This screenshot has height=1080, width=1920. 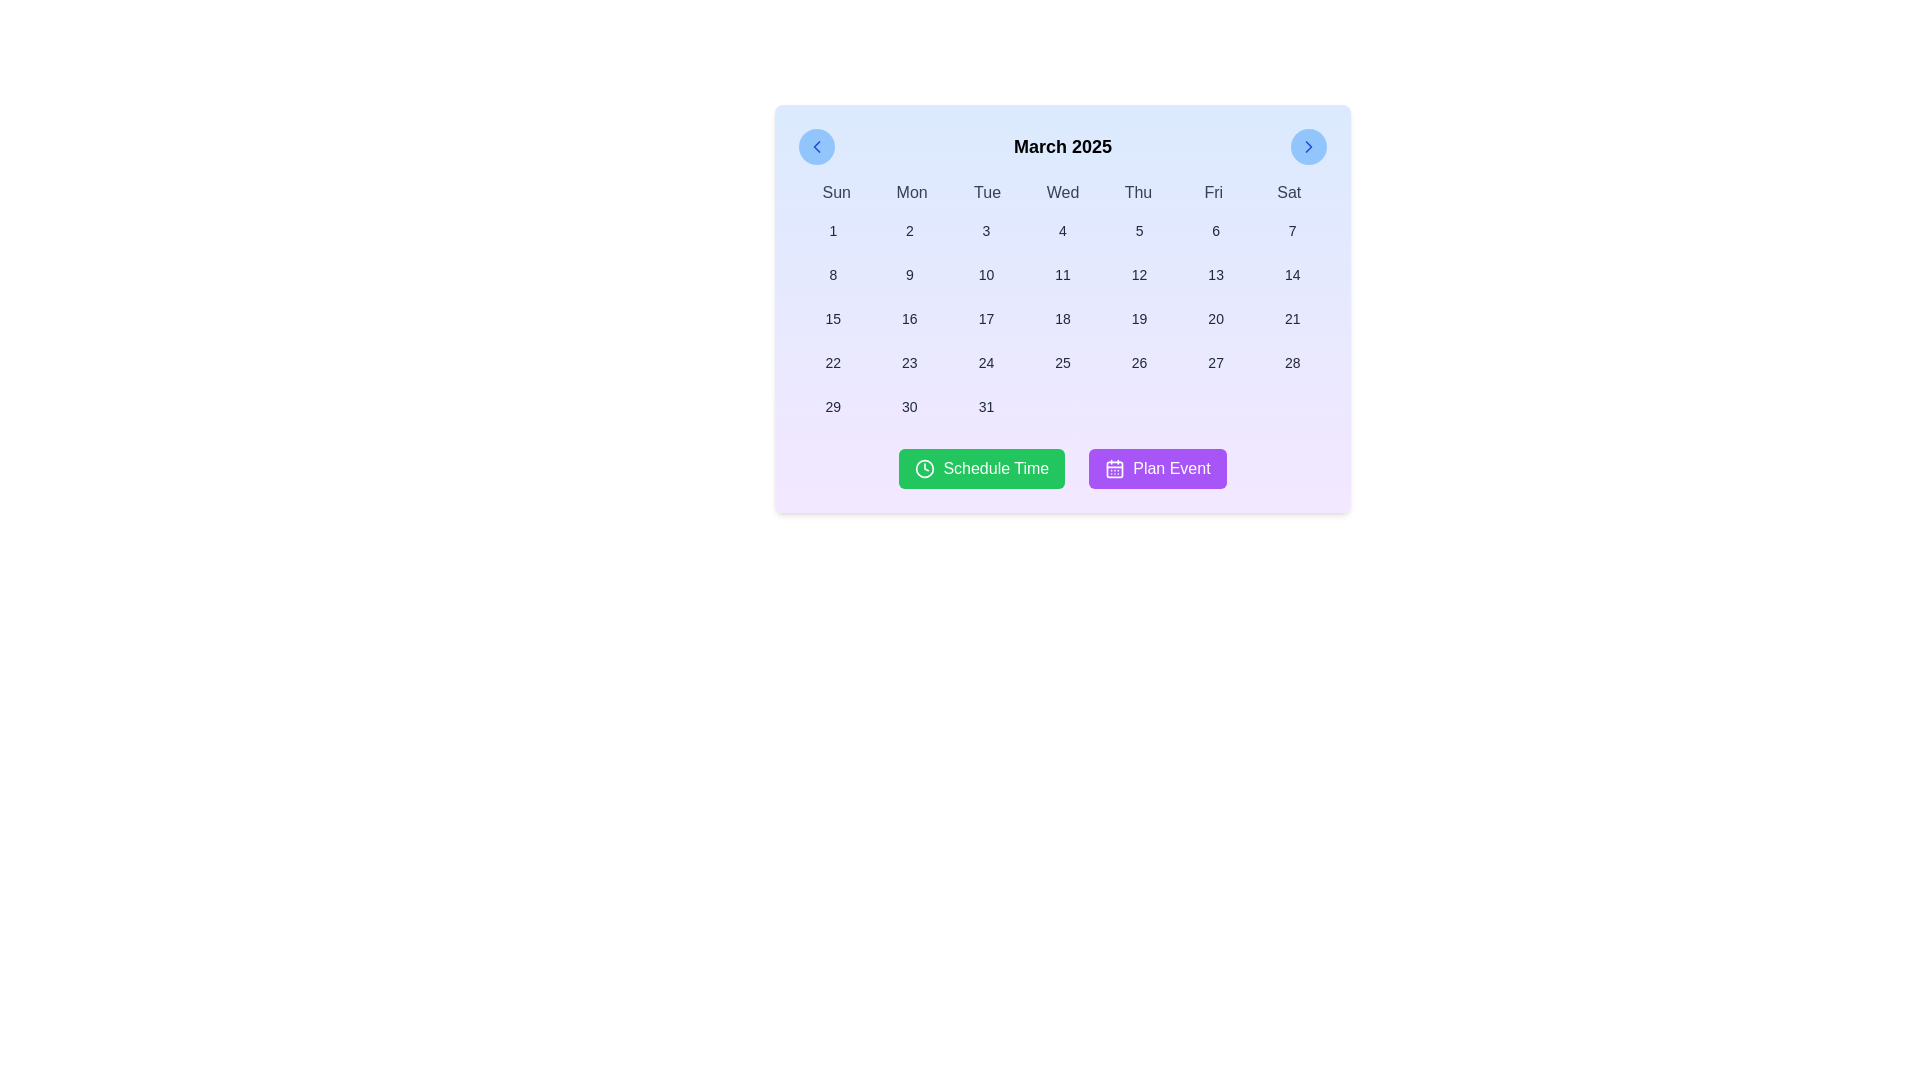 What do you see at coordinates (986, 318) in the screenshot?
I see `the clickable date element representing the 17th of March 2025` at bounding box center [986, 318].